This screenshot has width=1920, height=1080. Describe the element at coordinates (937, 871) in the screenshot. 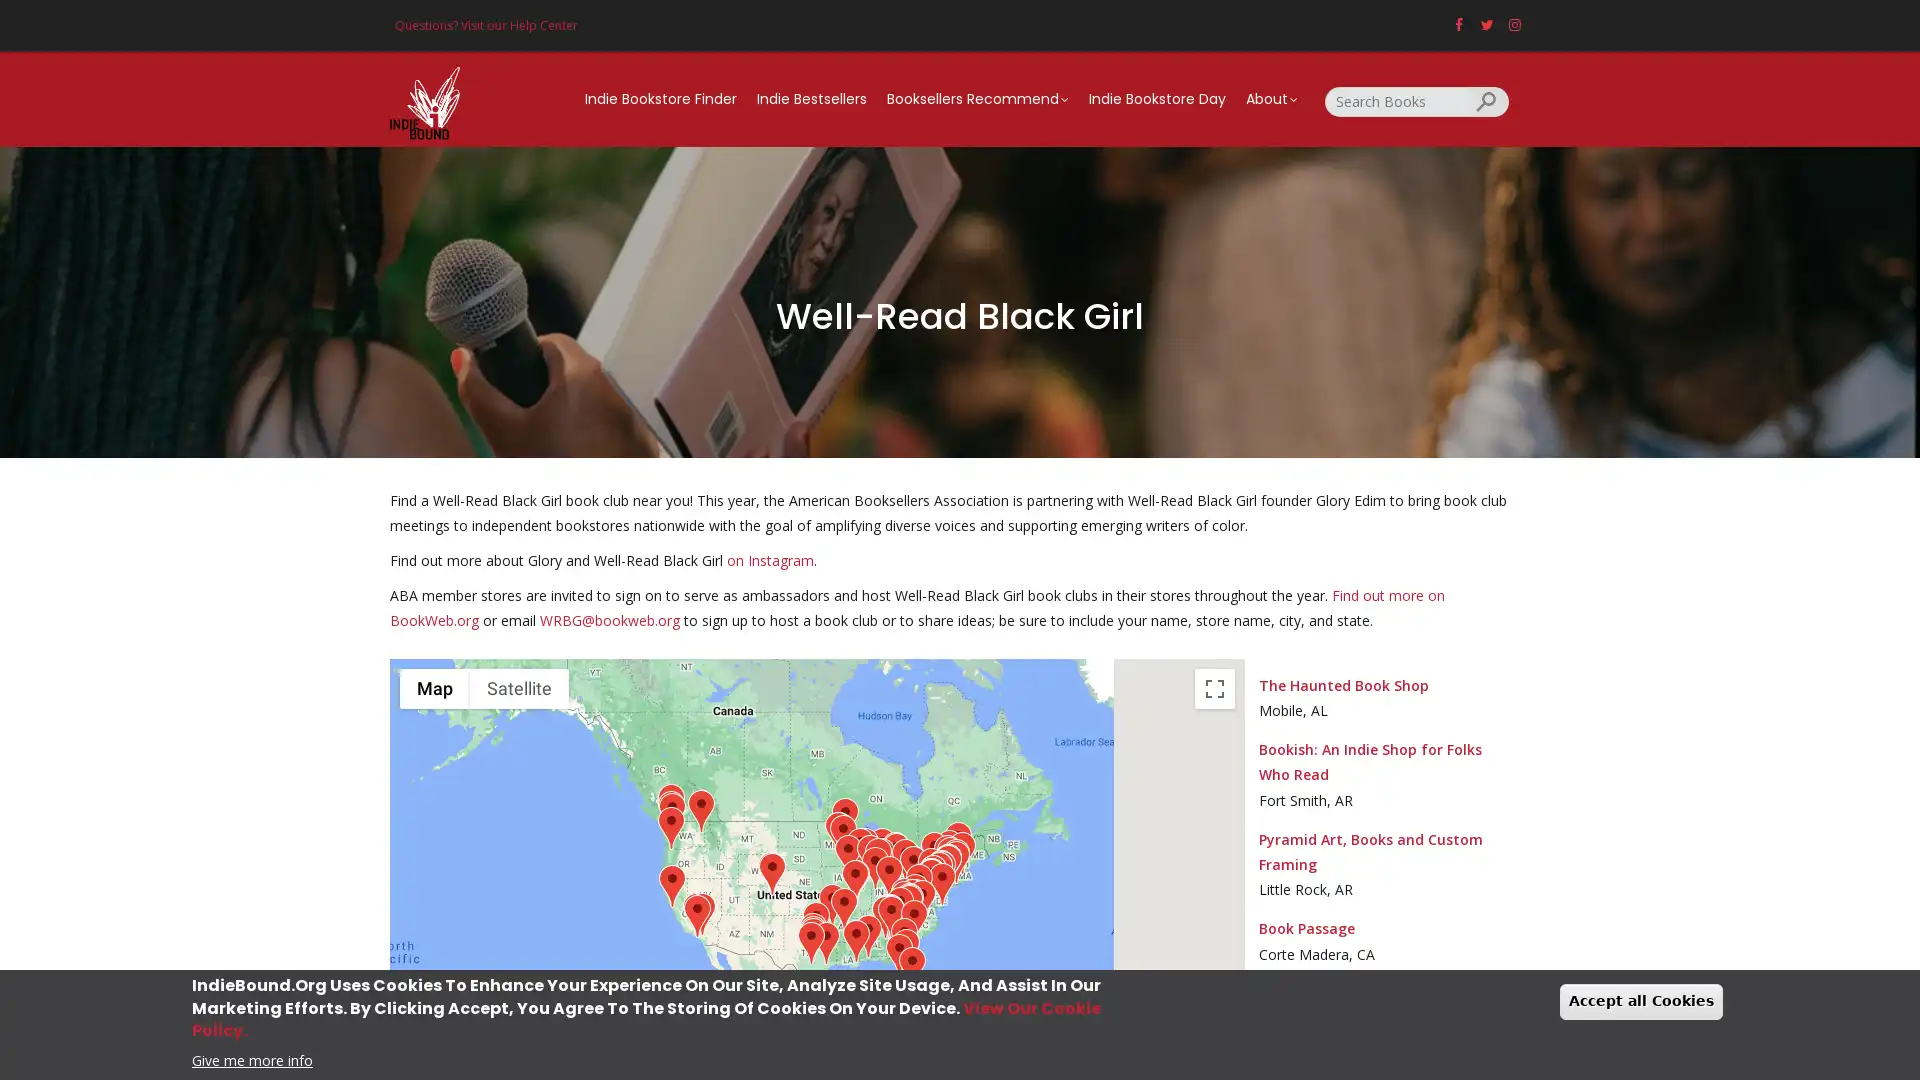

I see `Delaware Art Museum Store` at that location.